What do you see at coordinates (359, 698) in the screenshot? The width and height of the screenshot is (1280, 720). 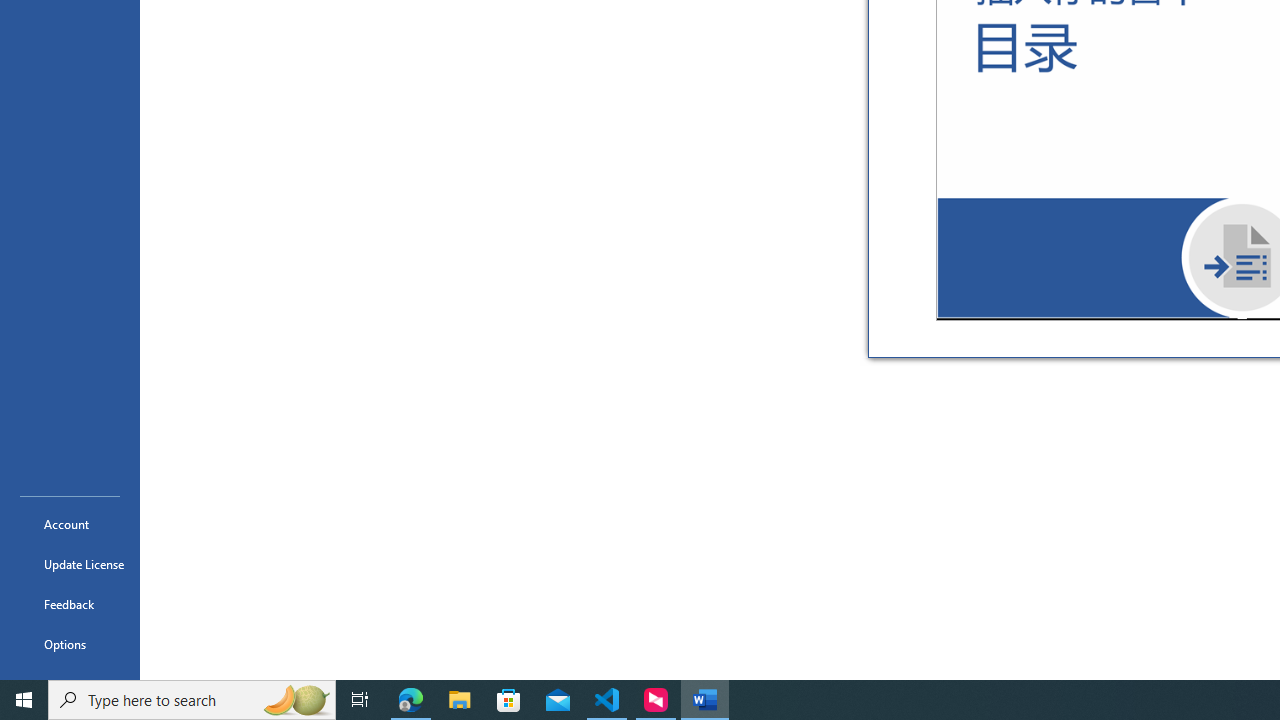 I see `'Task View'` at bounding box center [359, 698].